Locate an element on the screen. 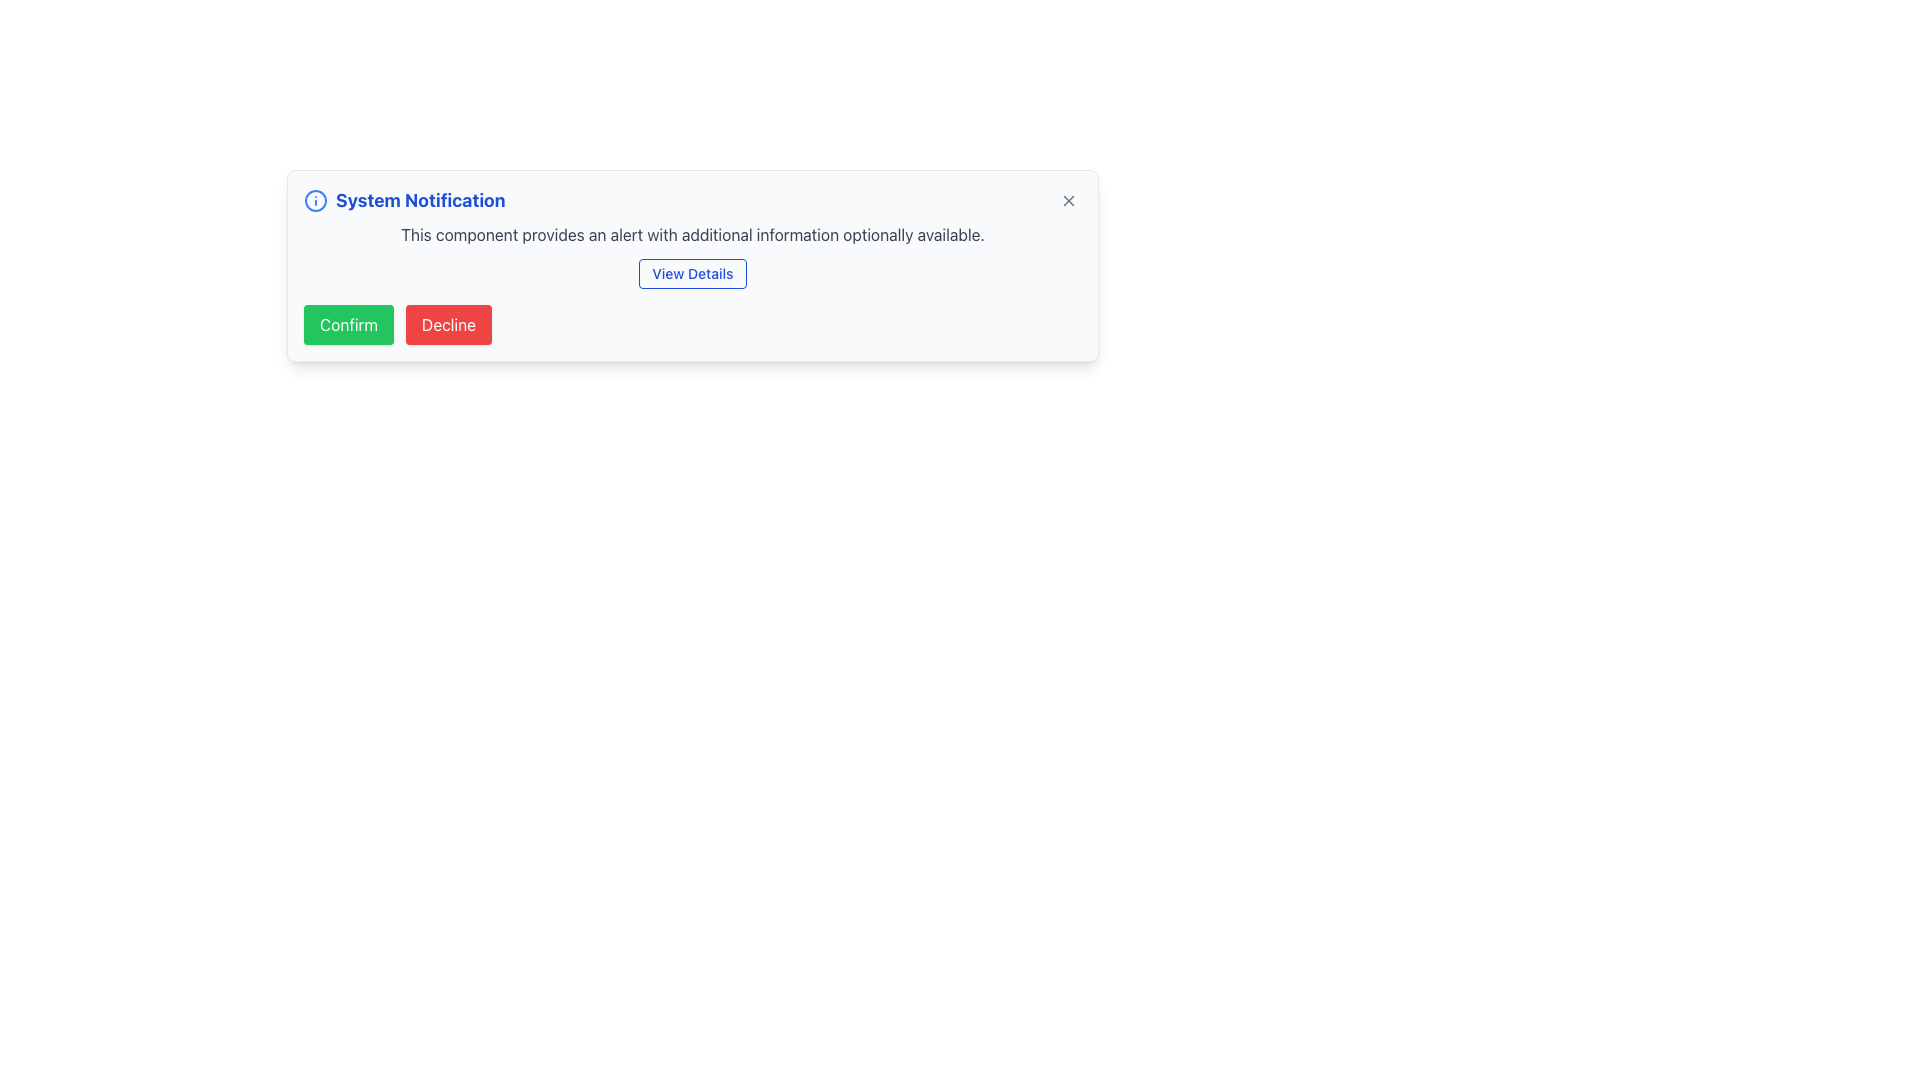 This screenshot has width=1920, height=1080. the close button represented by an 'X' icon in the top-right corner of the notification card is located at coordinates (1068, 200).